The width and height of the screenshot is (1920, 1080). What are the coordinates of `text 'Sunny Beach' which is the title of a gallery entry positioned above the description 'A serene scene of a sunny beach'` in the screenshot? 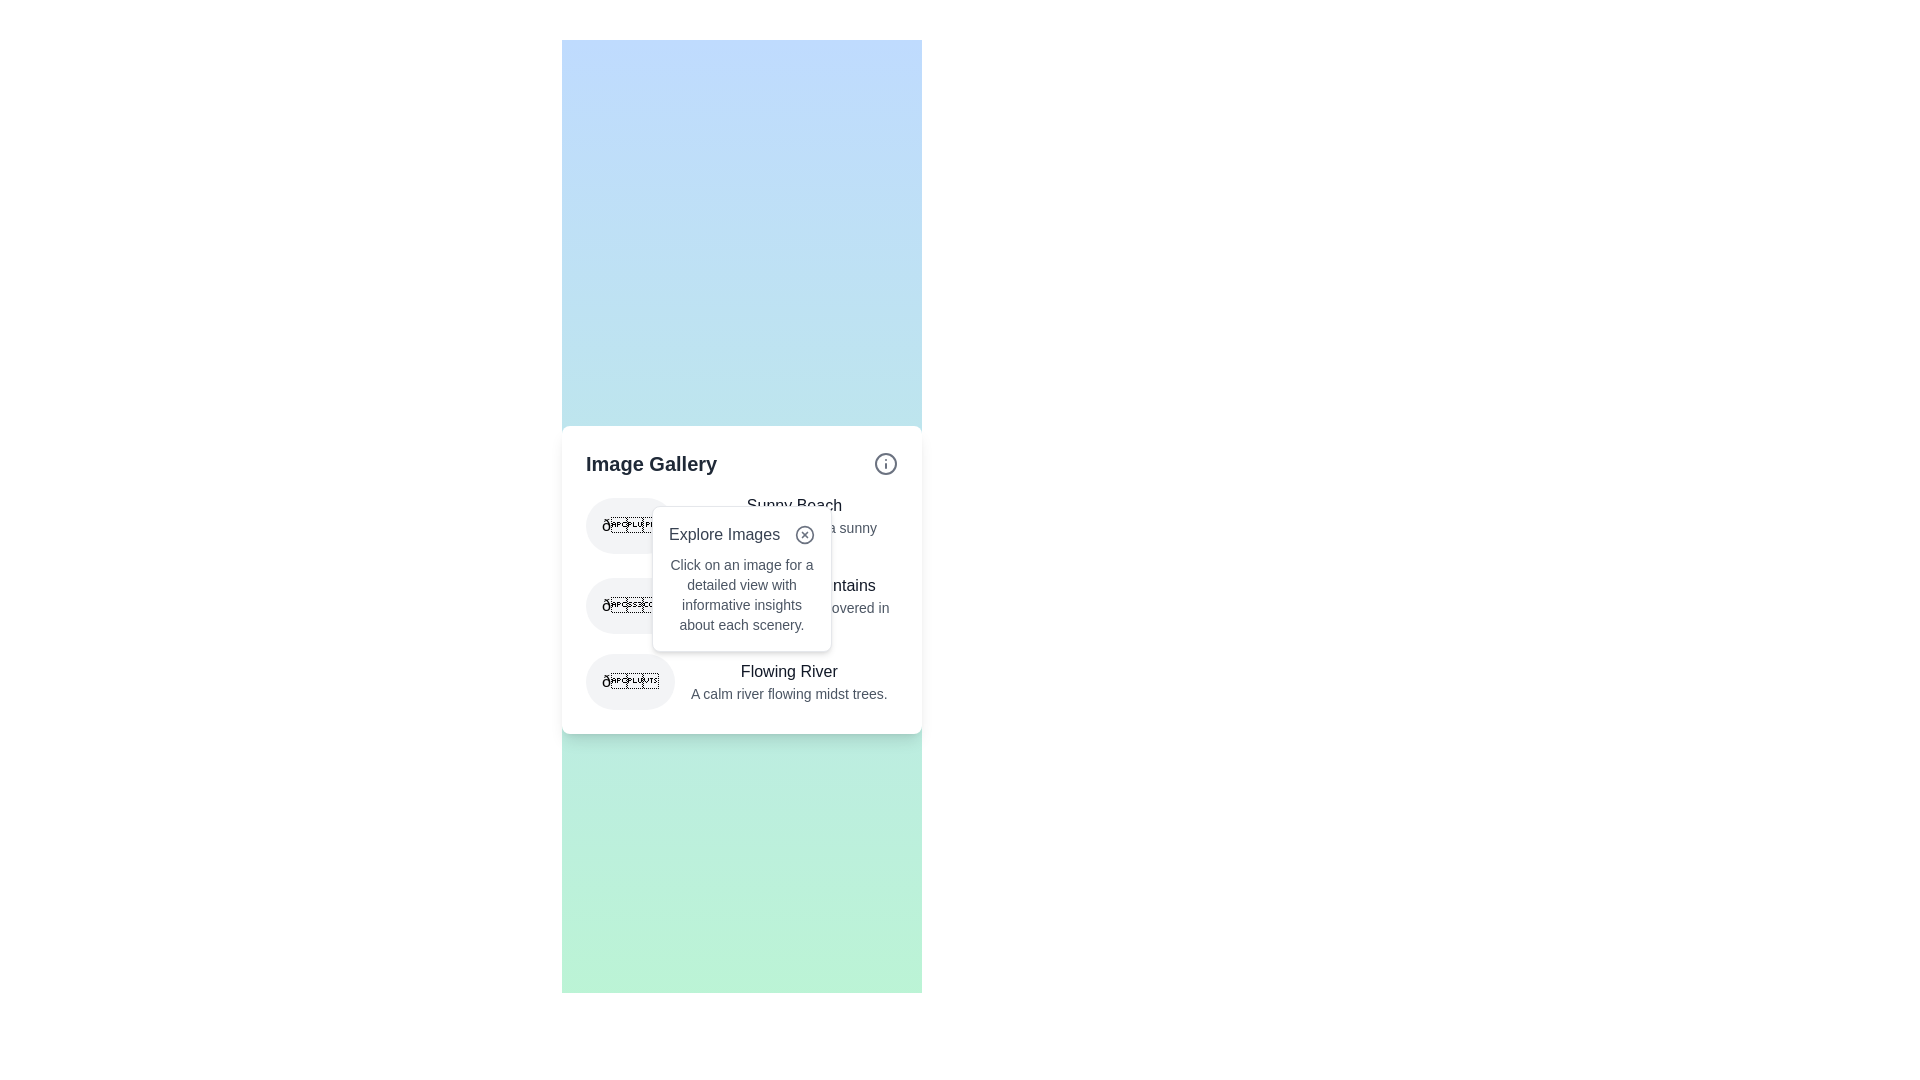 It's located at (793, 504).